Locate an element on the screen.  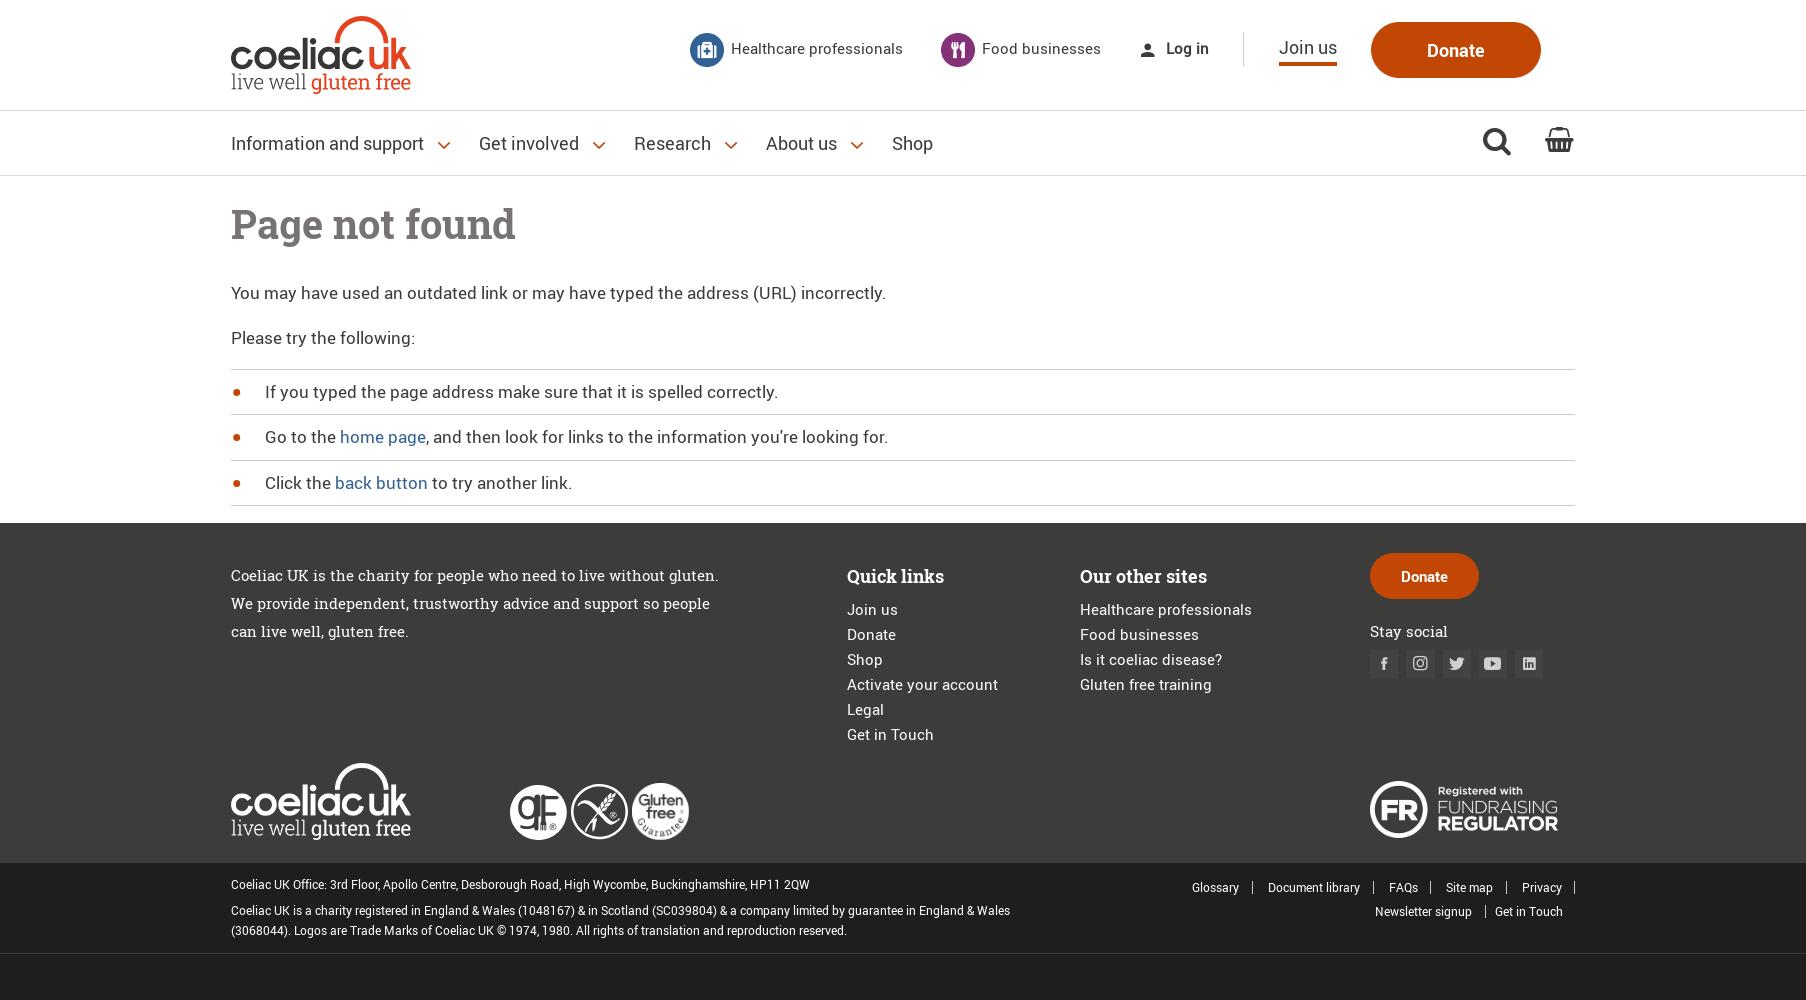
'back button' is located at coordinates (380, 480).